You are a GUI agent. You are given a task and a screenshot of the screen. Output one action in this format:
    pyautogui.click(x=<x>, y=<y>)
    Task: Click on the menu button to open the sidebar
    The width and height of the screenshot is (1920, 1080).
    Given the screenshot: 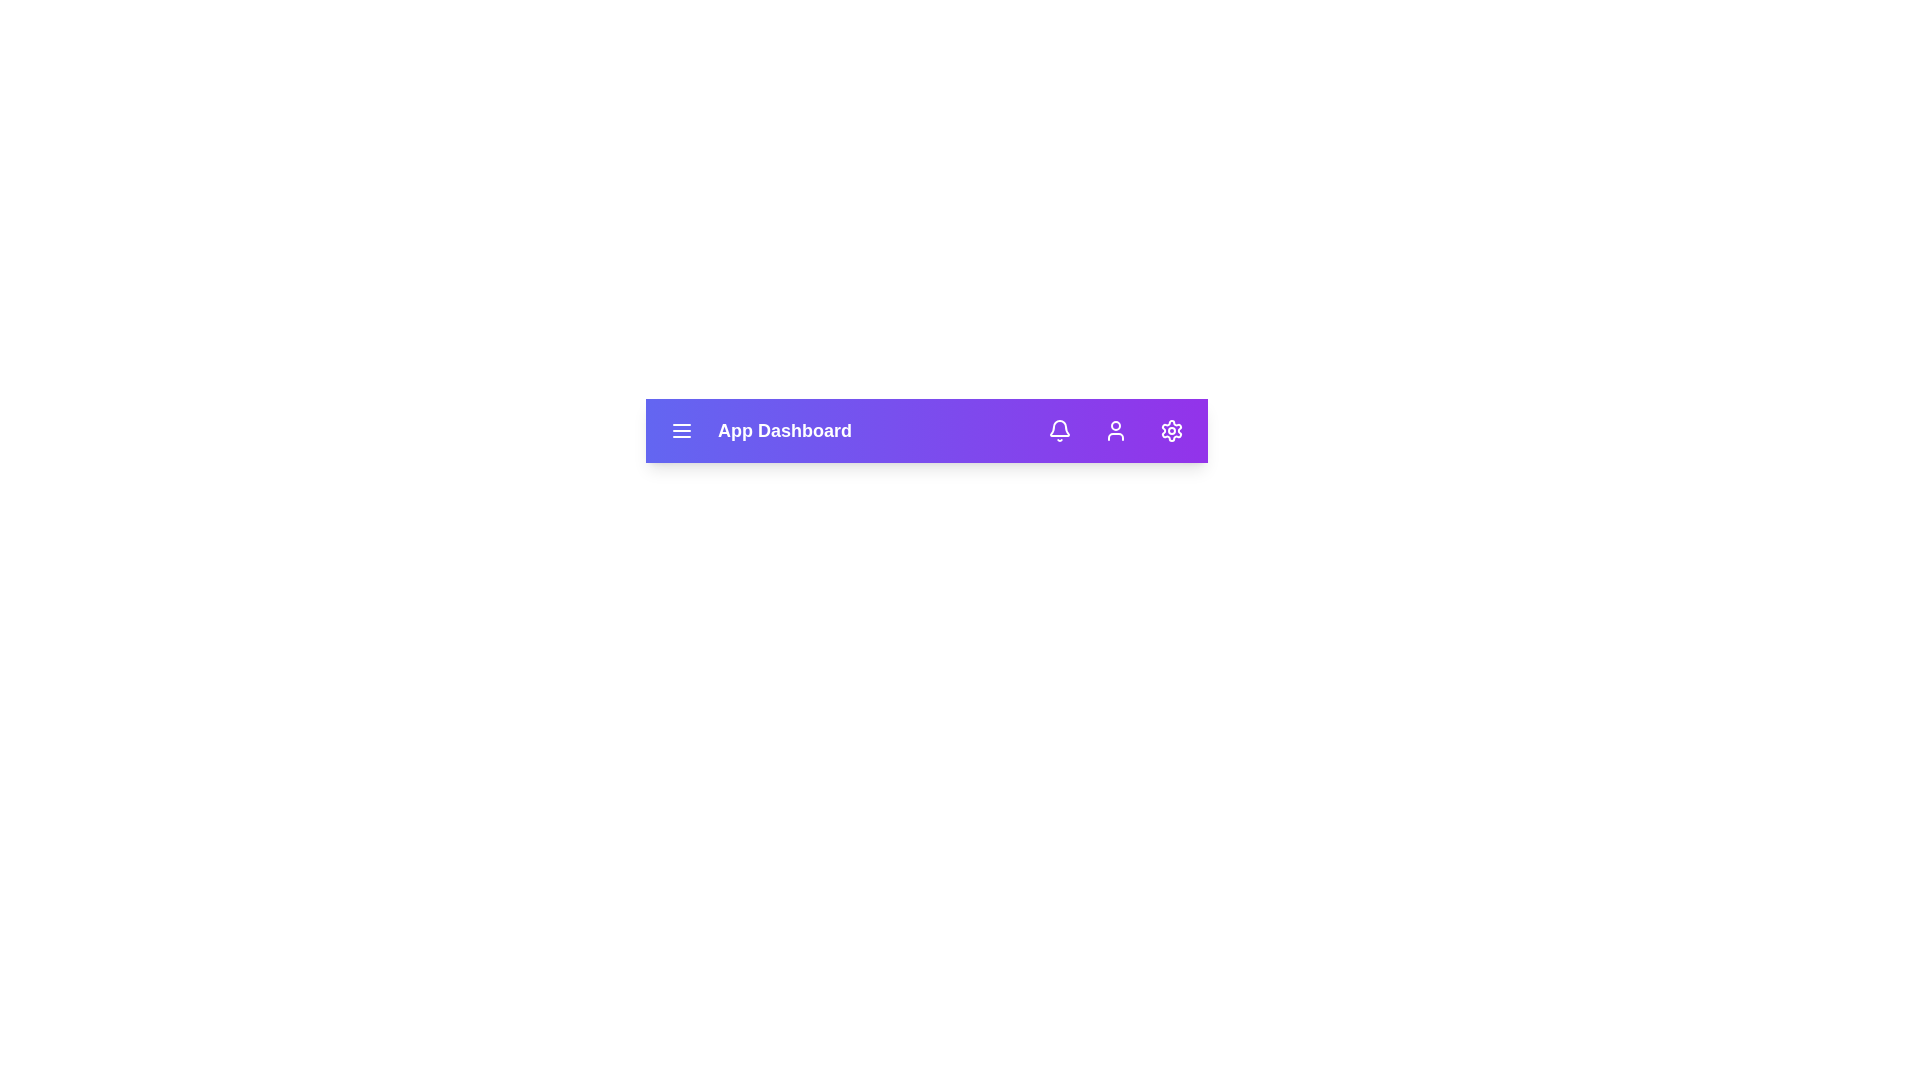 What is the action you would take?
    pyautogui.click(x=681, y=430)
    